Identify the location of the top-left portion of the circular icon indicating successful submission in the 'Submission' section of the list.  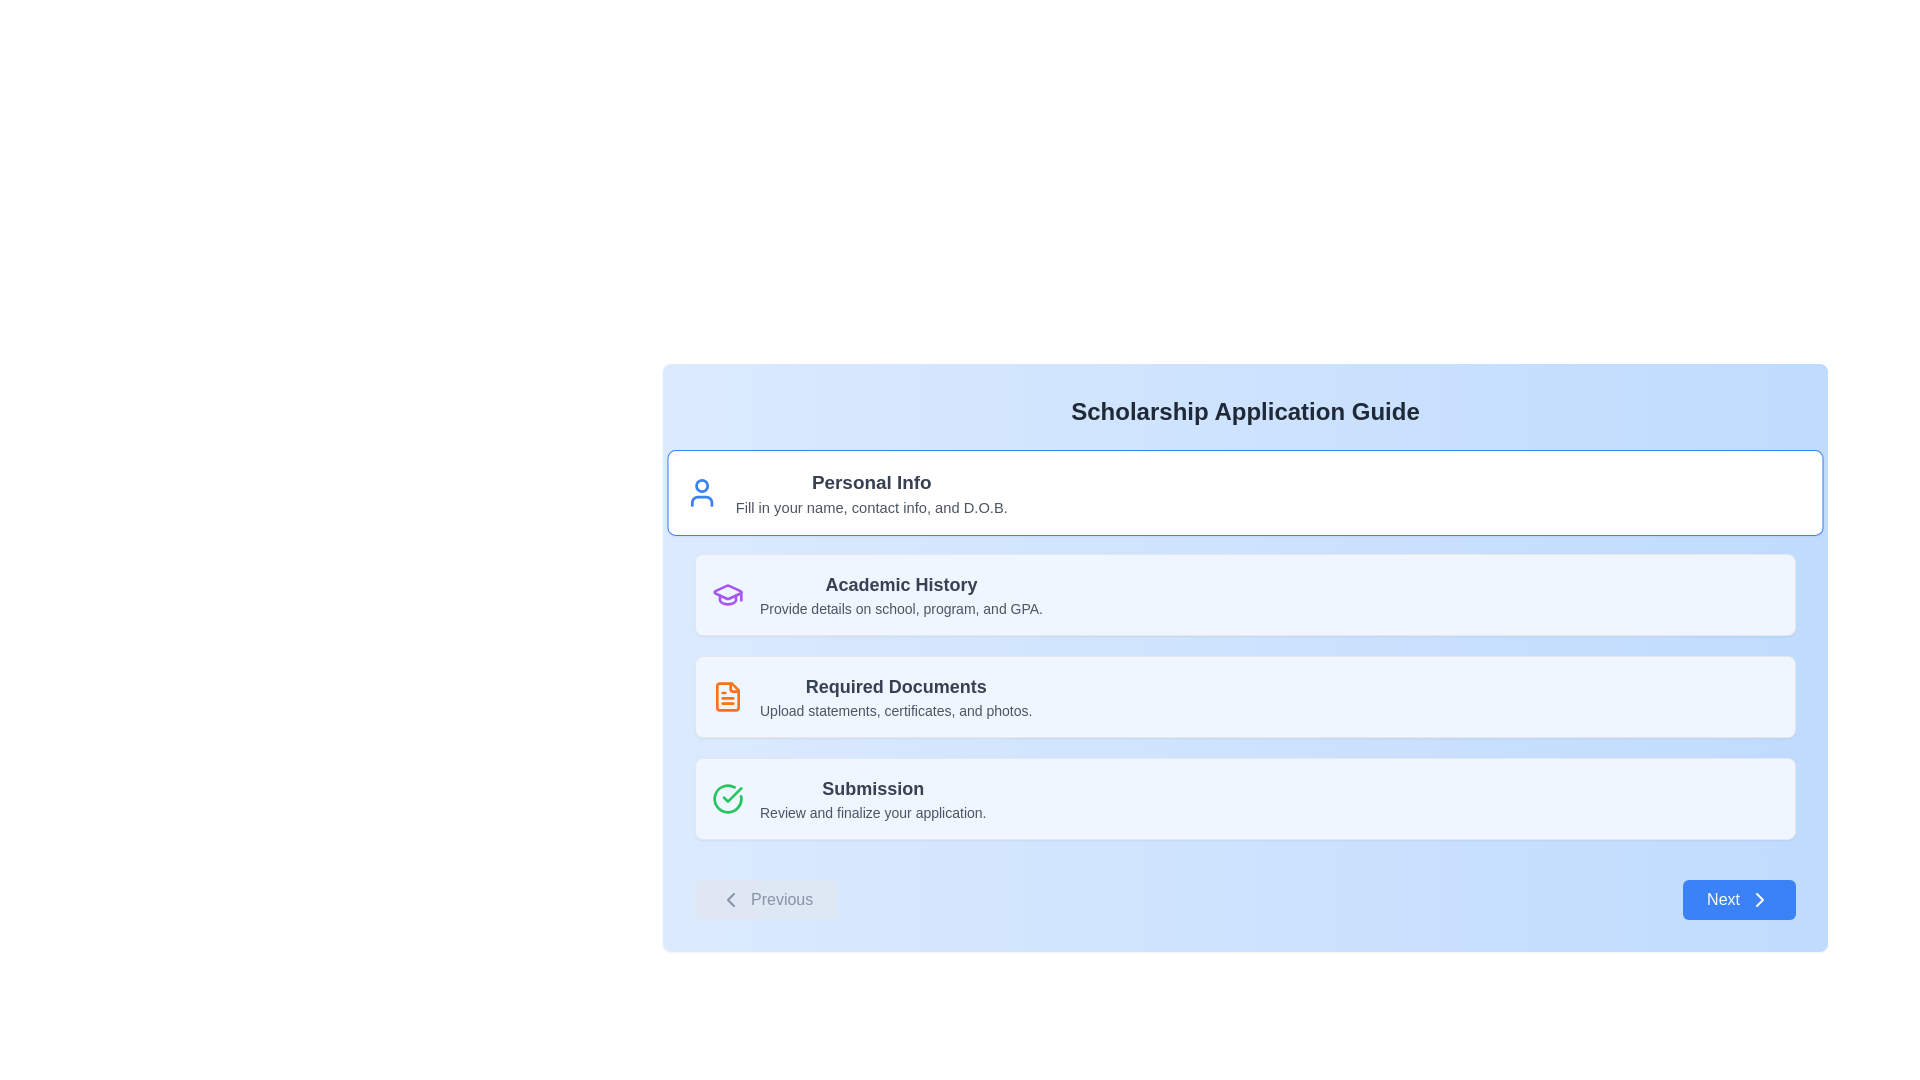
(727, 797).